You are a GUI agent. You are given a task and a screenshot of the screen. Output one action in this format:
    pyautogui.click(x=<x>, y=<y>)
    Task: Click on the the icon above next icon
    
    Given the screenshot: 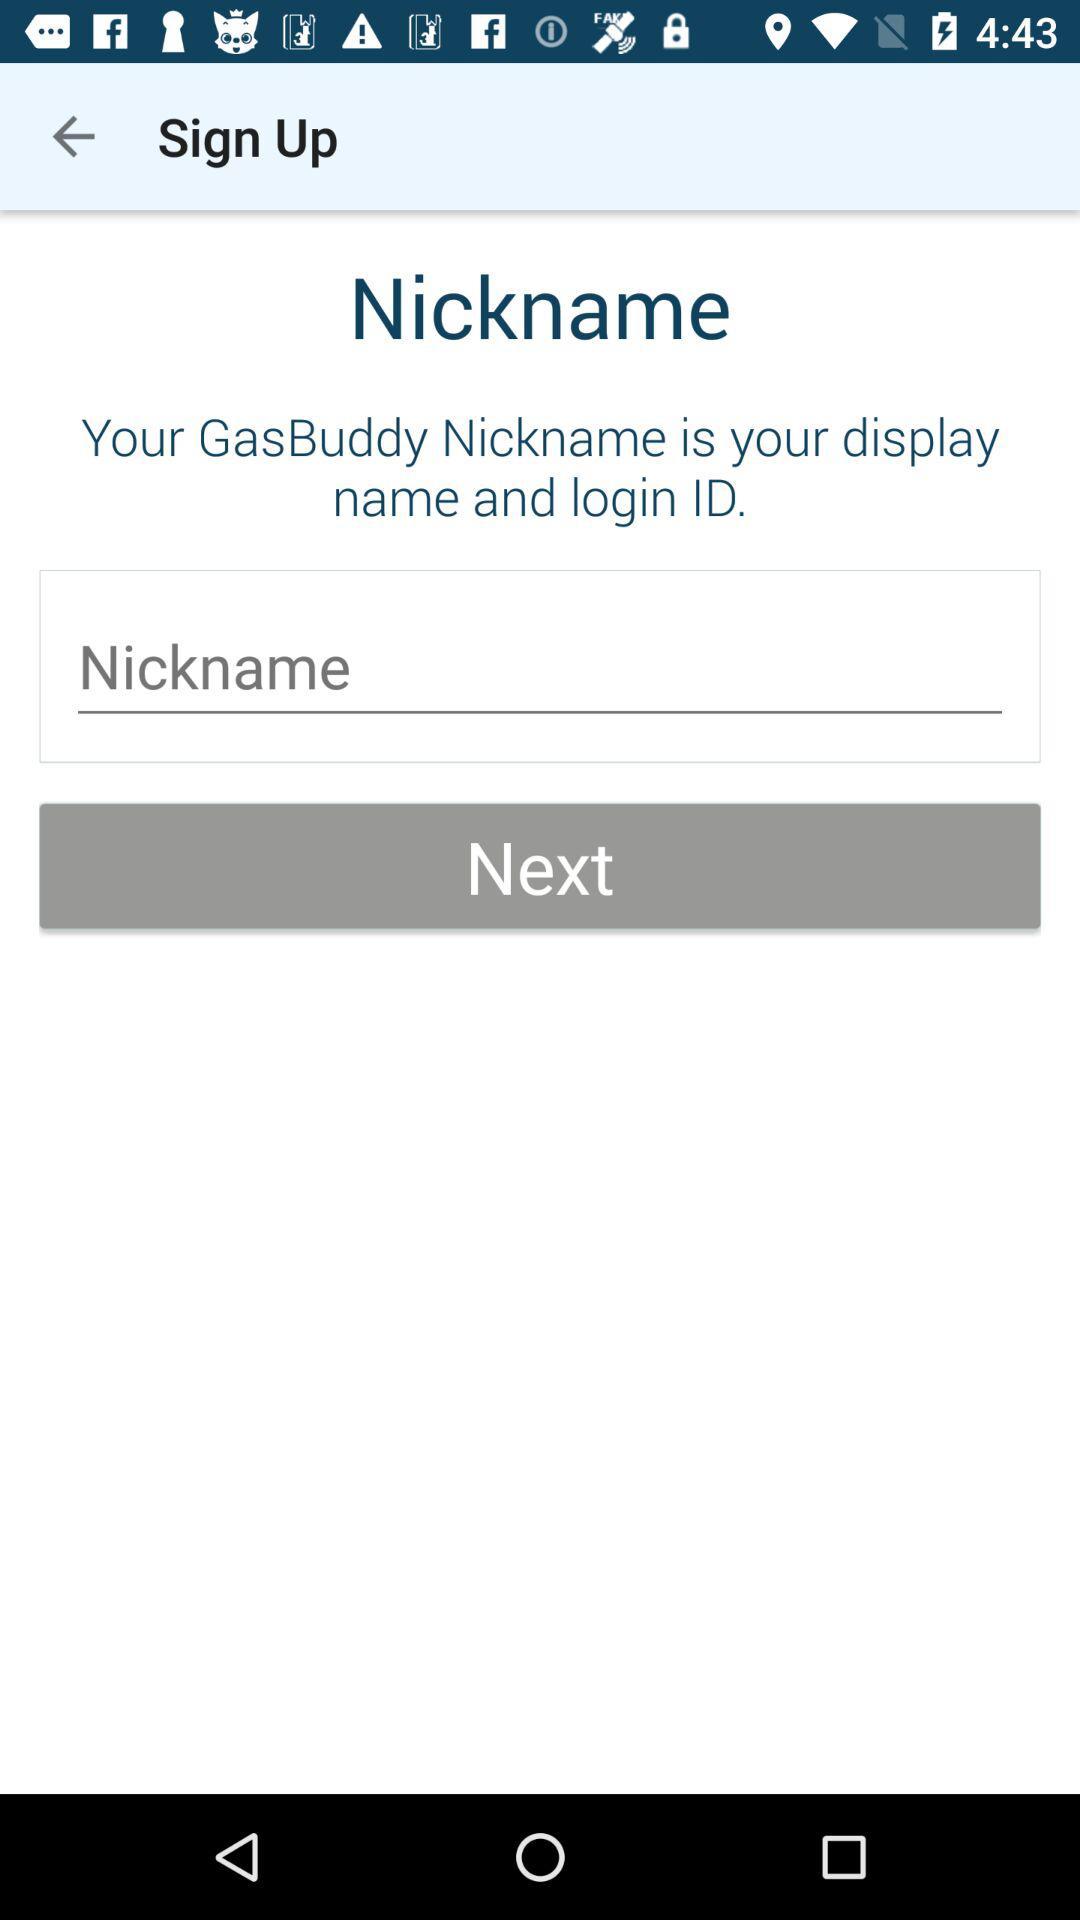 What is the action you would take?
    pyautogui.click(x=540, y=666)
    